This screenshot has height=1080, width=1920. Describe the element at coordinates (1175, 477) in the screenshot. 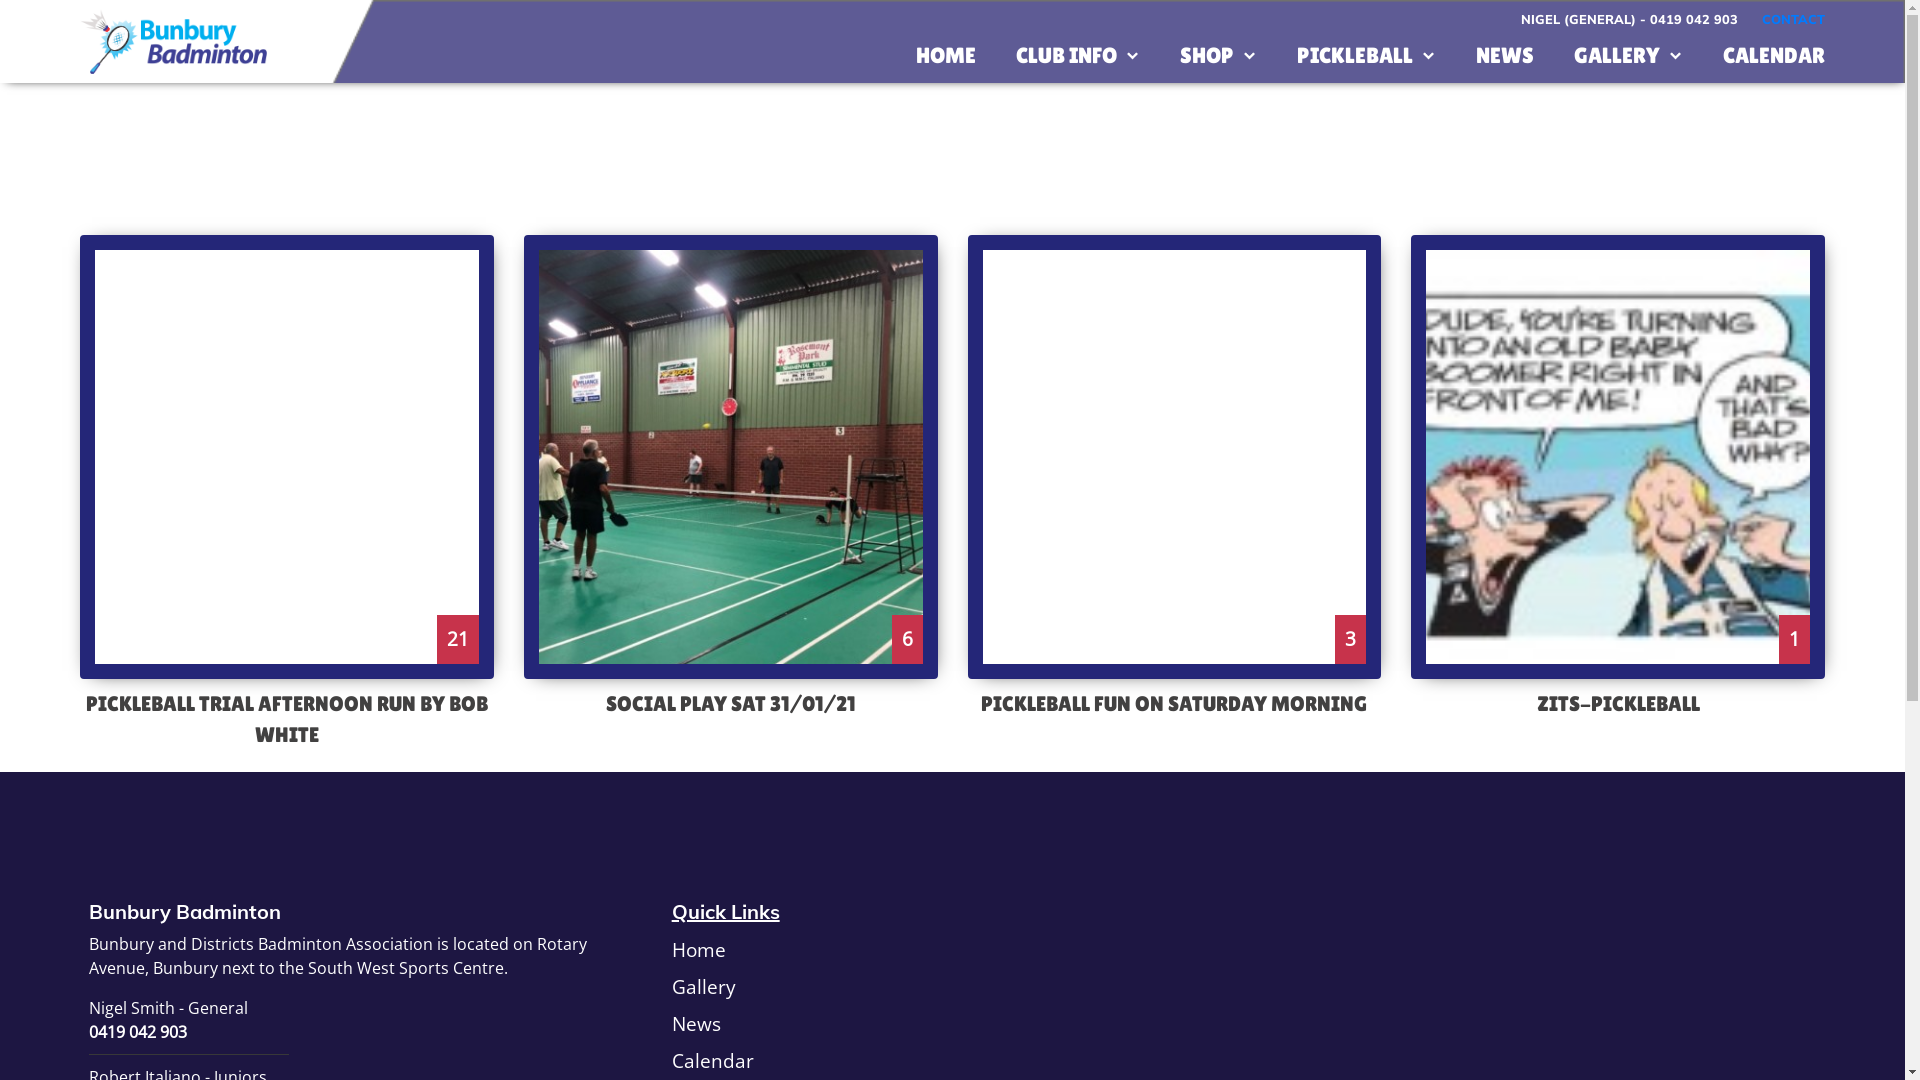

I see `'3` at that location.